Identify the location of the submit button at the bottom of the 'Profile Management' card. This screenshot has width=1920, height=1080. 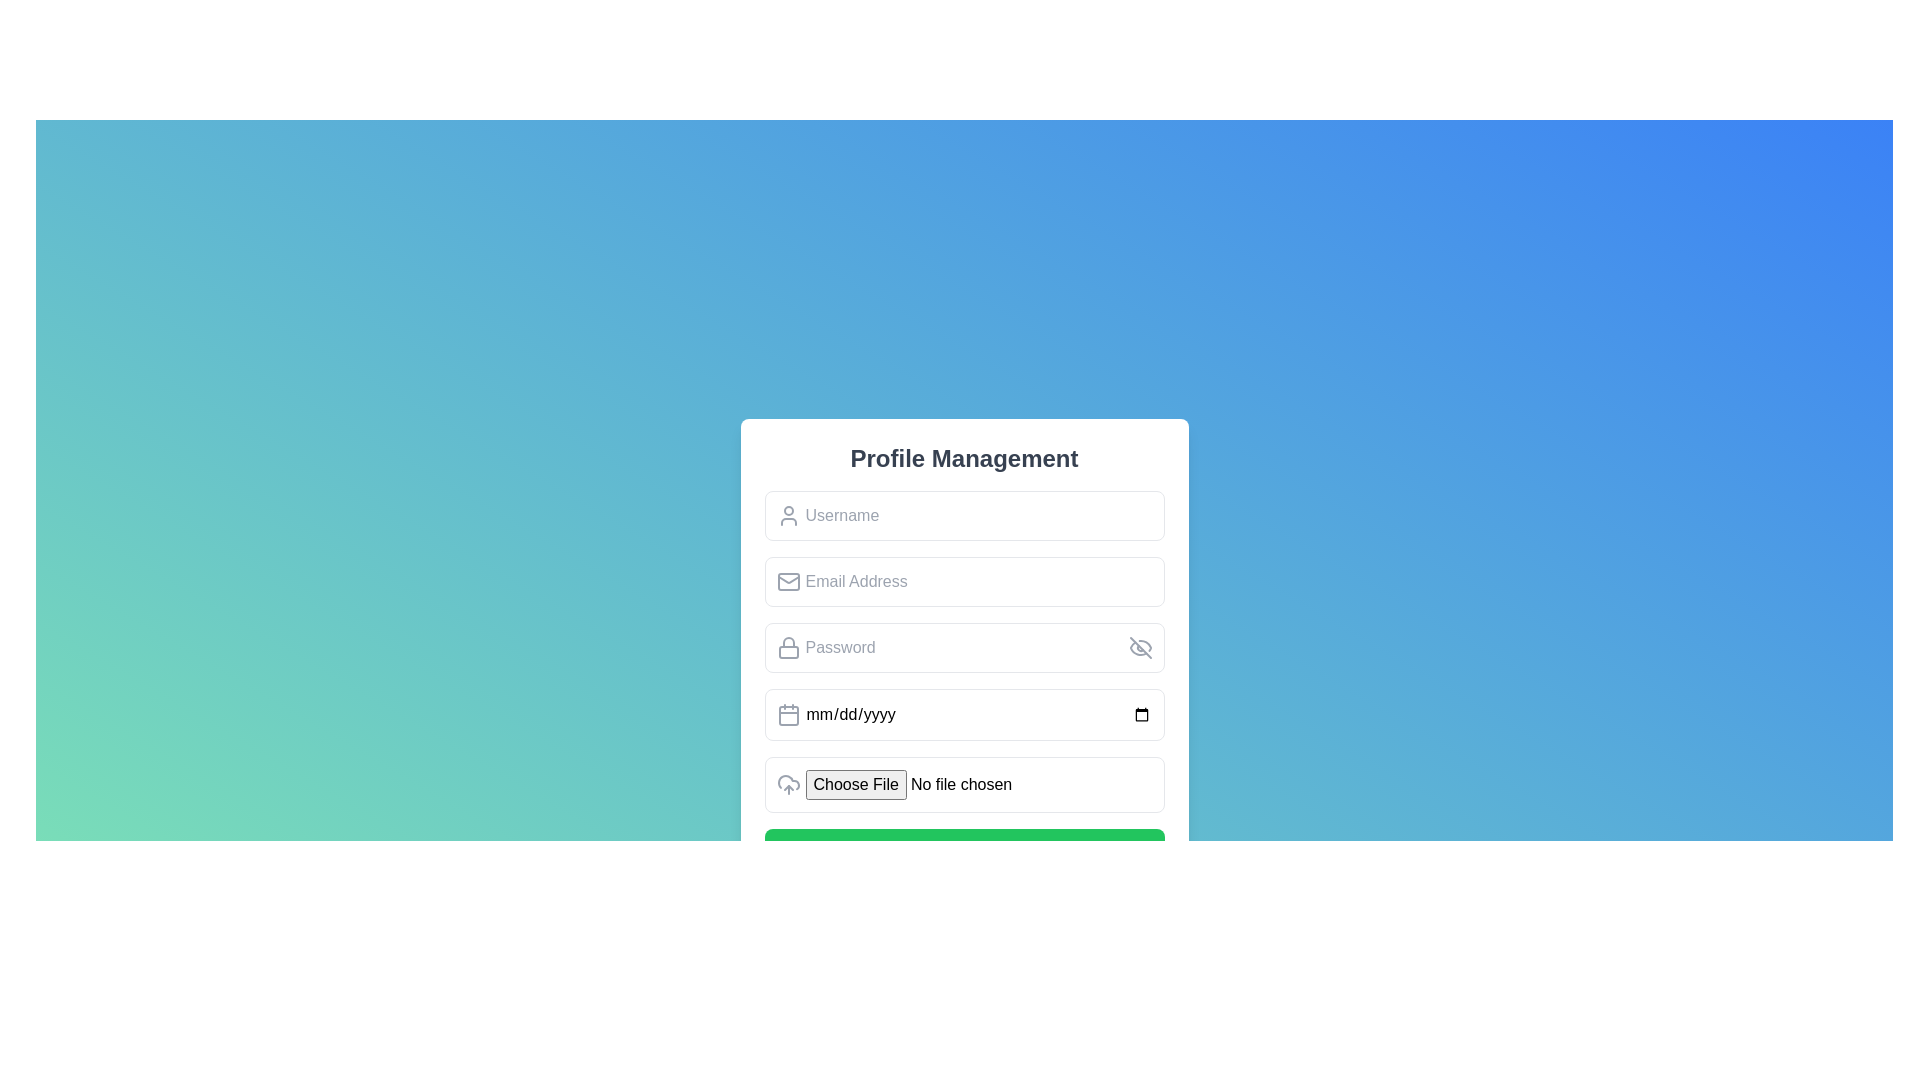
(964, 852).